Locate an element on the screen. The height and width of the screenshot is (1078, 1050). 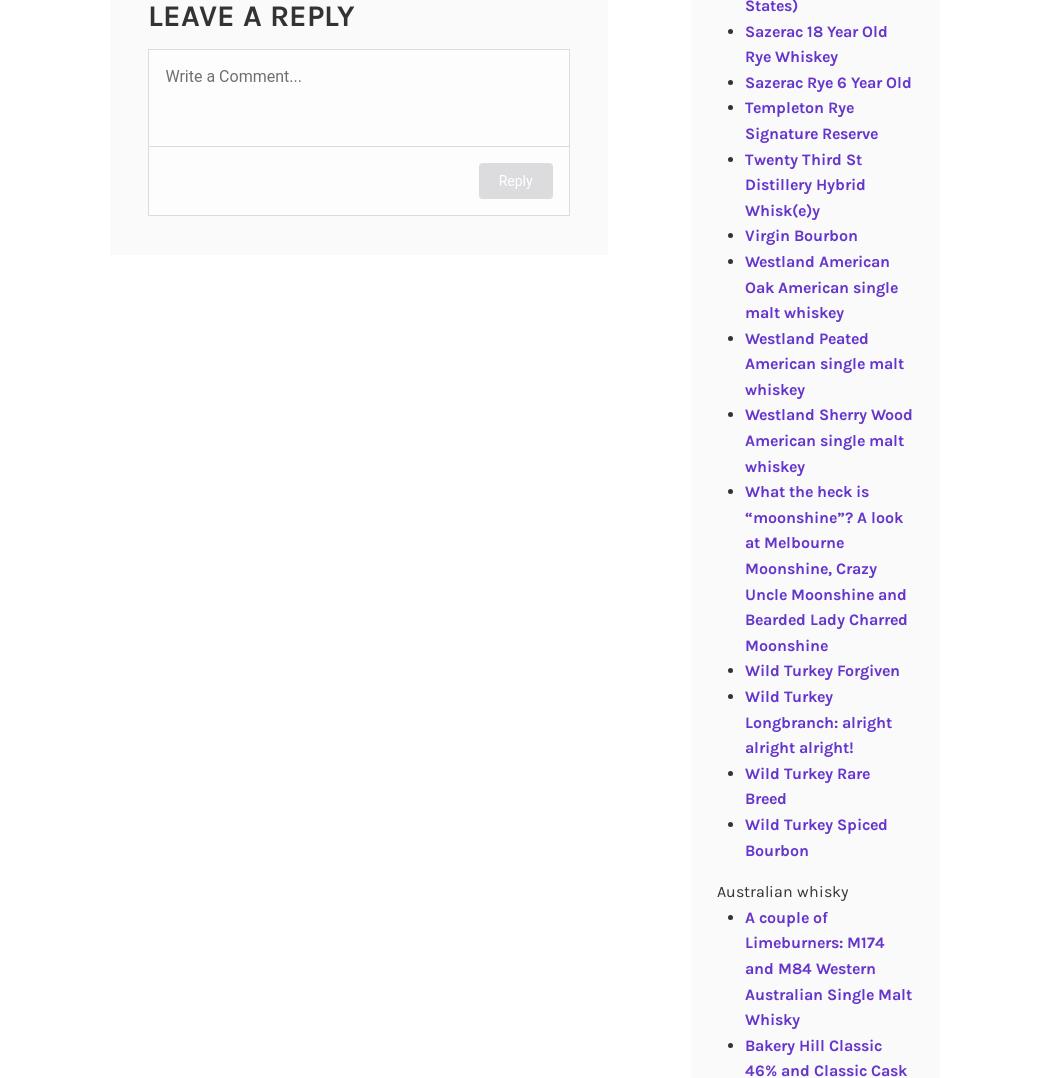
'Westland American Oak American single malt whiskey' is located at coordinates (819, 286).